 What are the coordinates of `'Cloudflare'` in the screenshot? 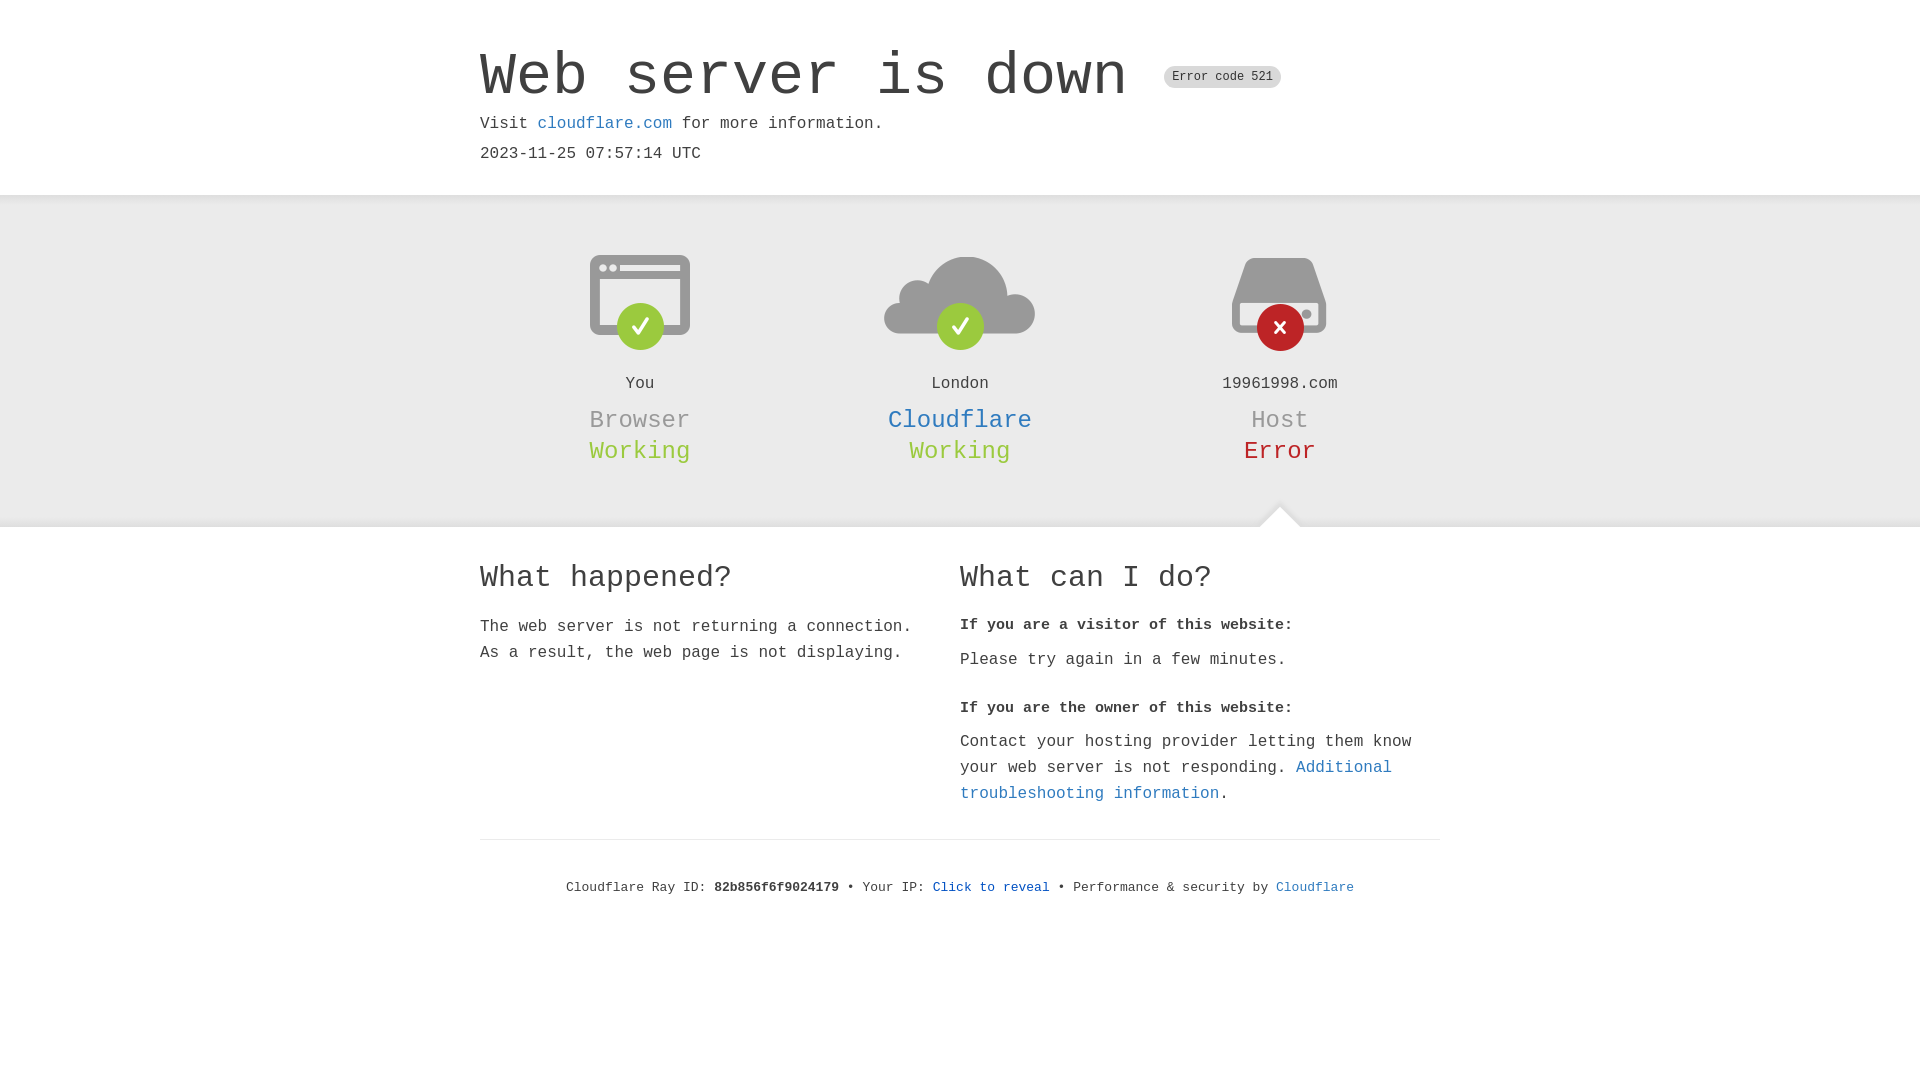 It's located at (960, 419).